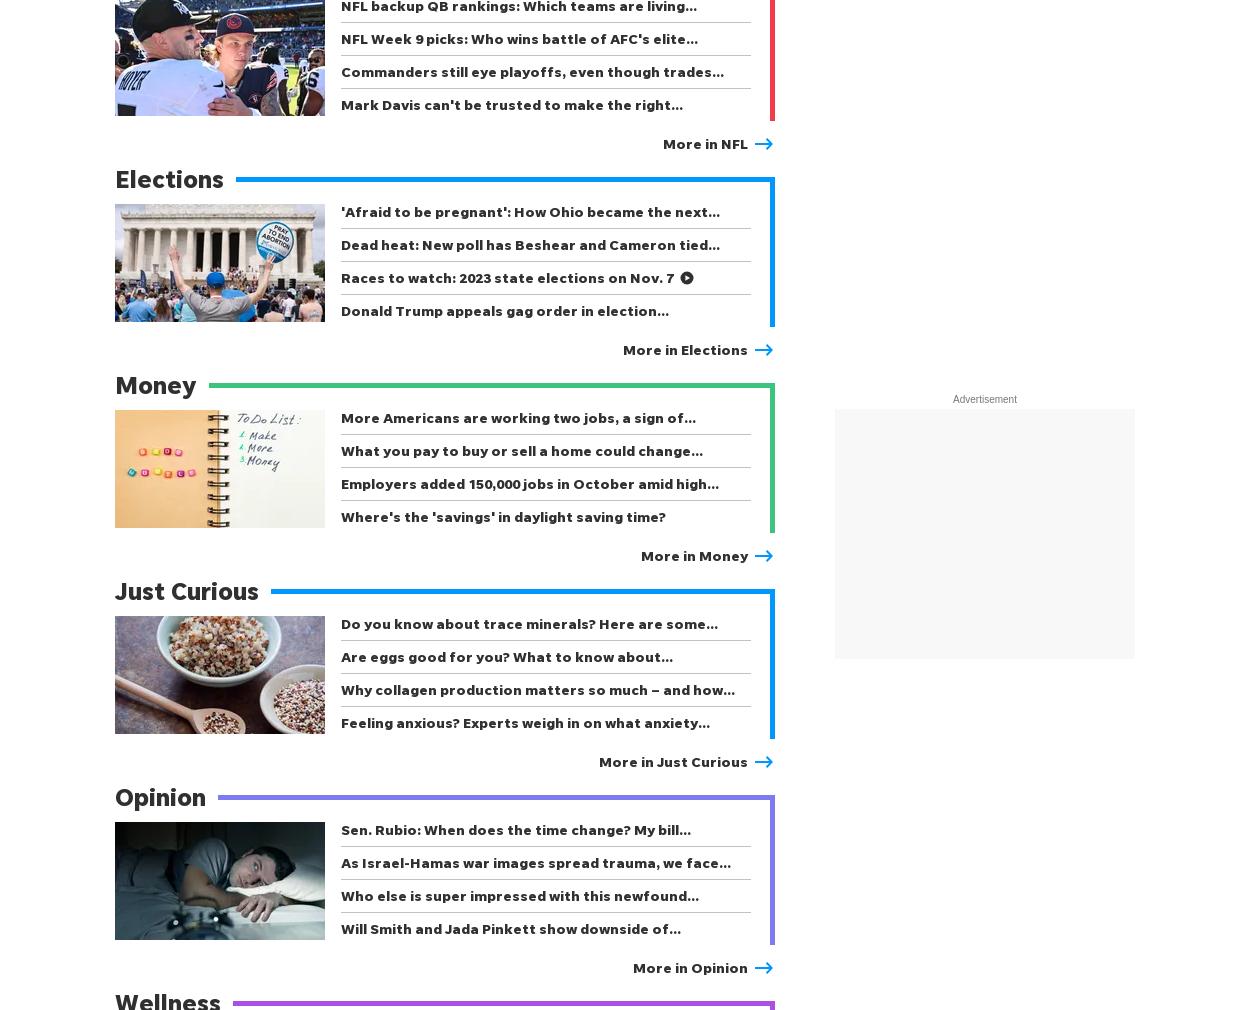 This screenshot has height=1010, width=1250. What do you see at coordinates (622, 349) in the screenshot?
I see `'More in Elections'` at bounding box center [622, 349].